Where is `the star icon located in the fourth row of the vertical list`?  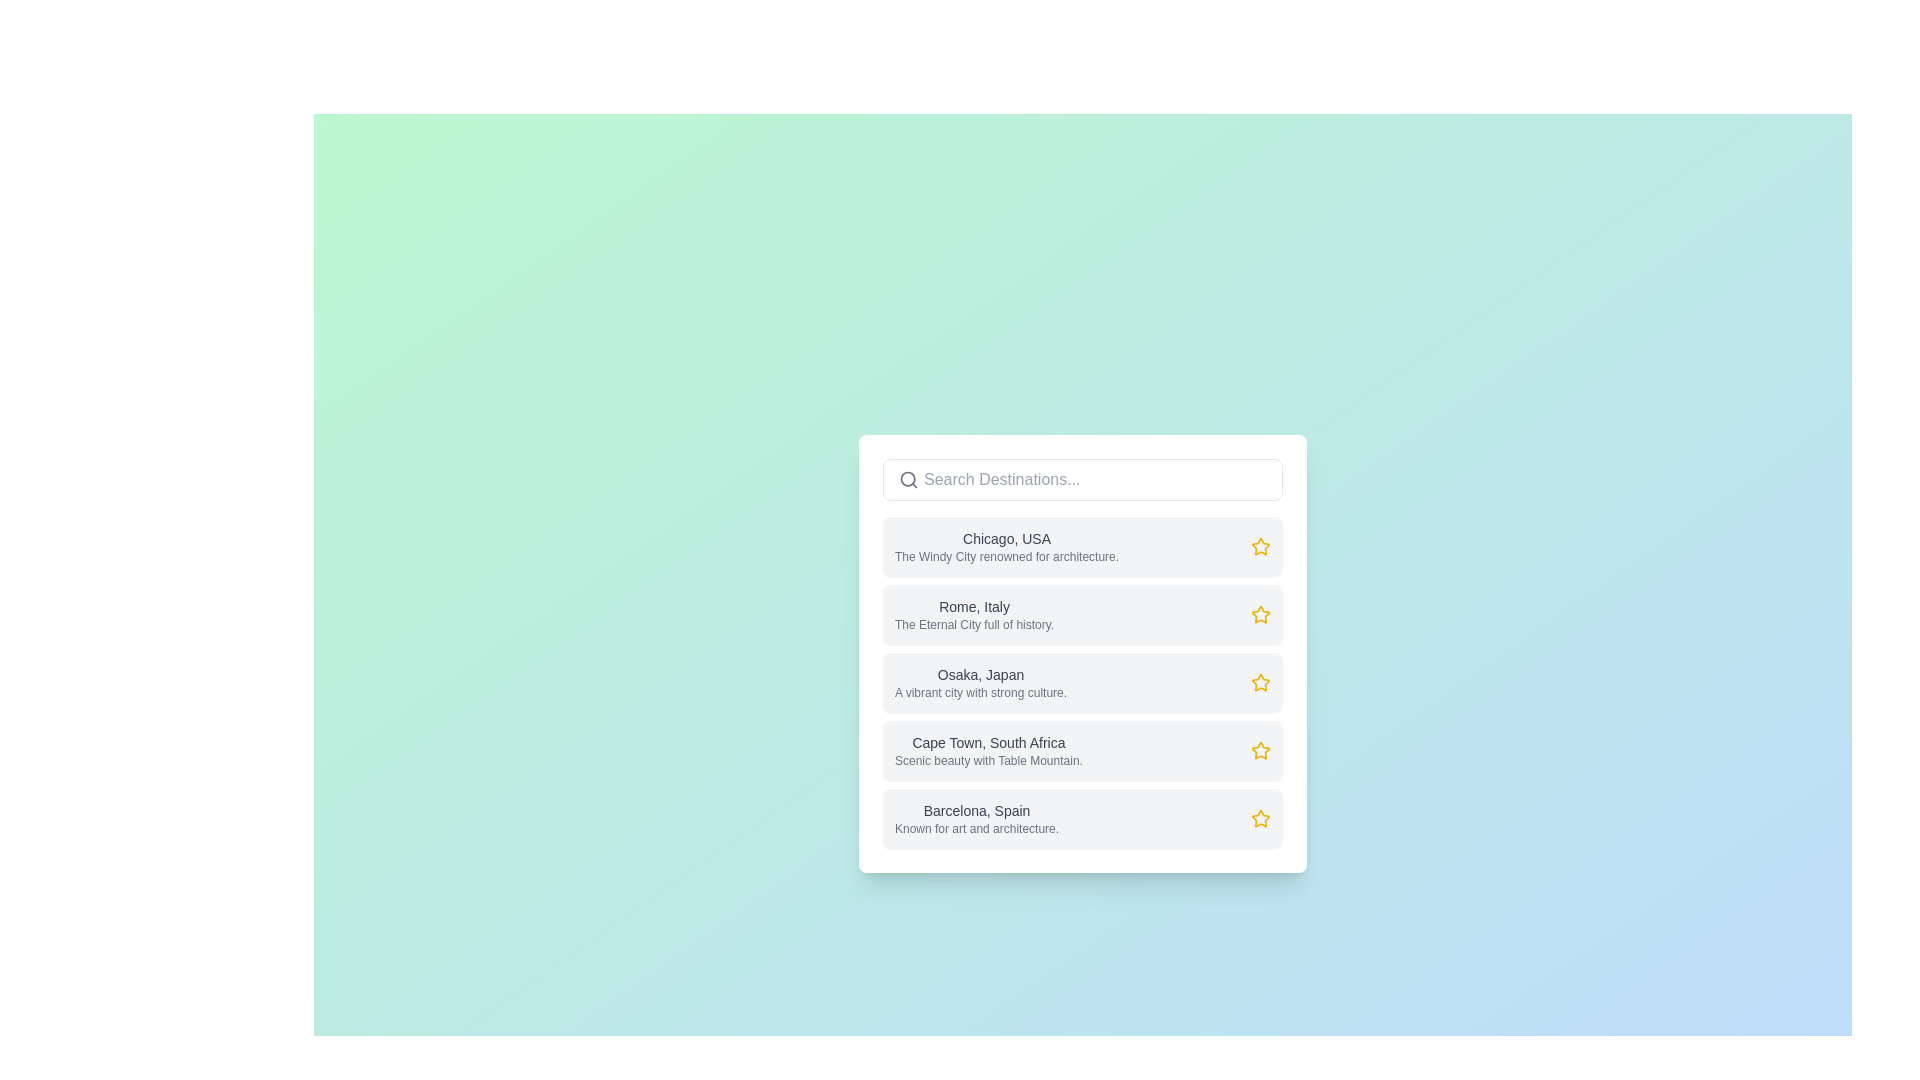 the star icon located in the fourth row of the vertical list is located at coordinates (1258, 749).